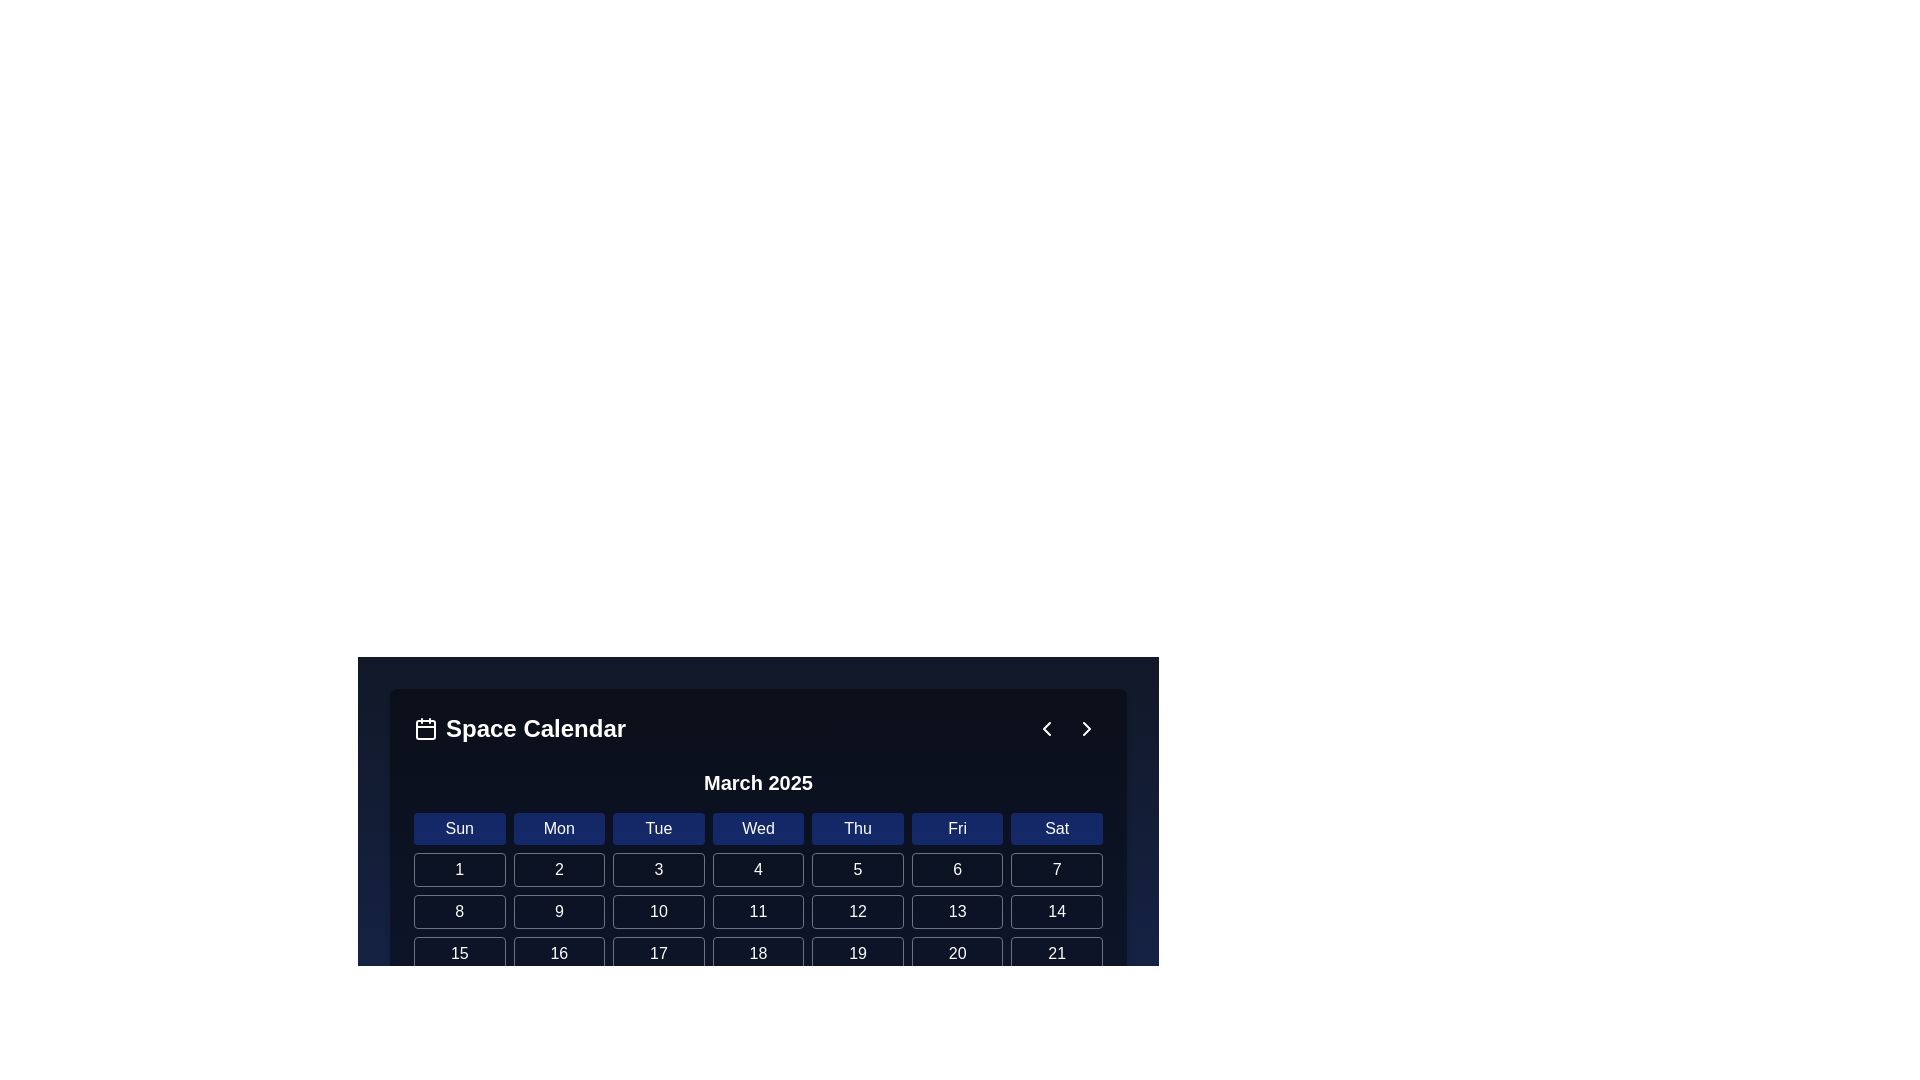  Describe the element at coordinates (458, 829) in the screenshot. I see `the Text header displaying 'Sun', which is styled with a medium-weight font and is located at the top-left corner of a calendar grid layout` at that location.